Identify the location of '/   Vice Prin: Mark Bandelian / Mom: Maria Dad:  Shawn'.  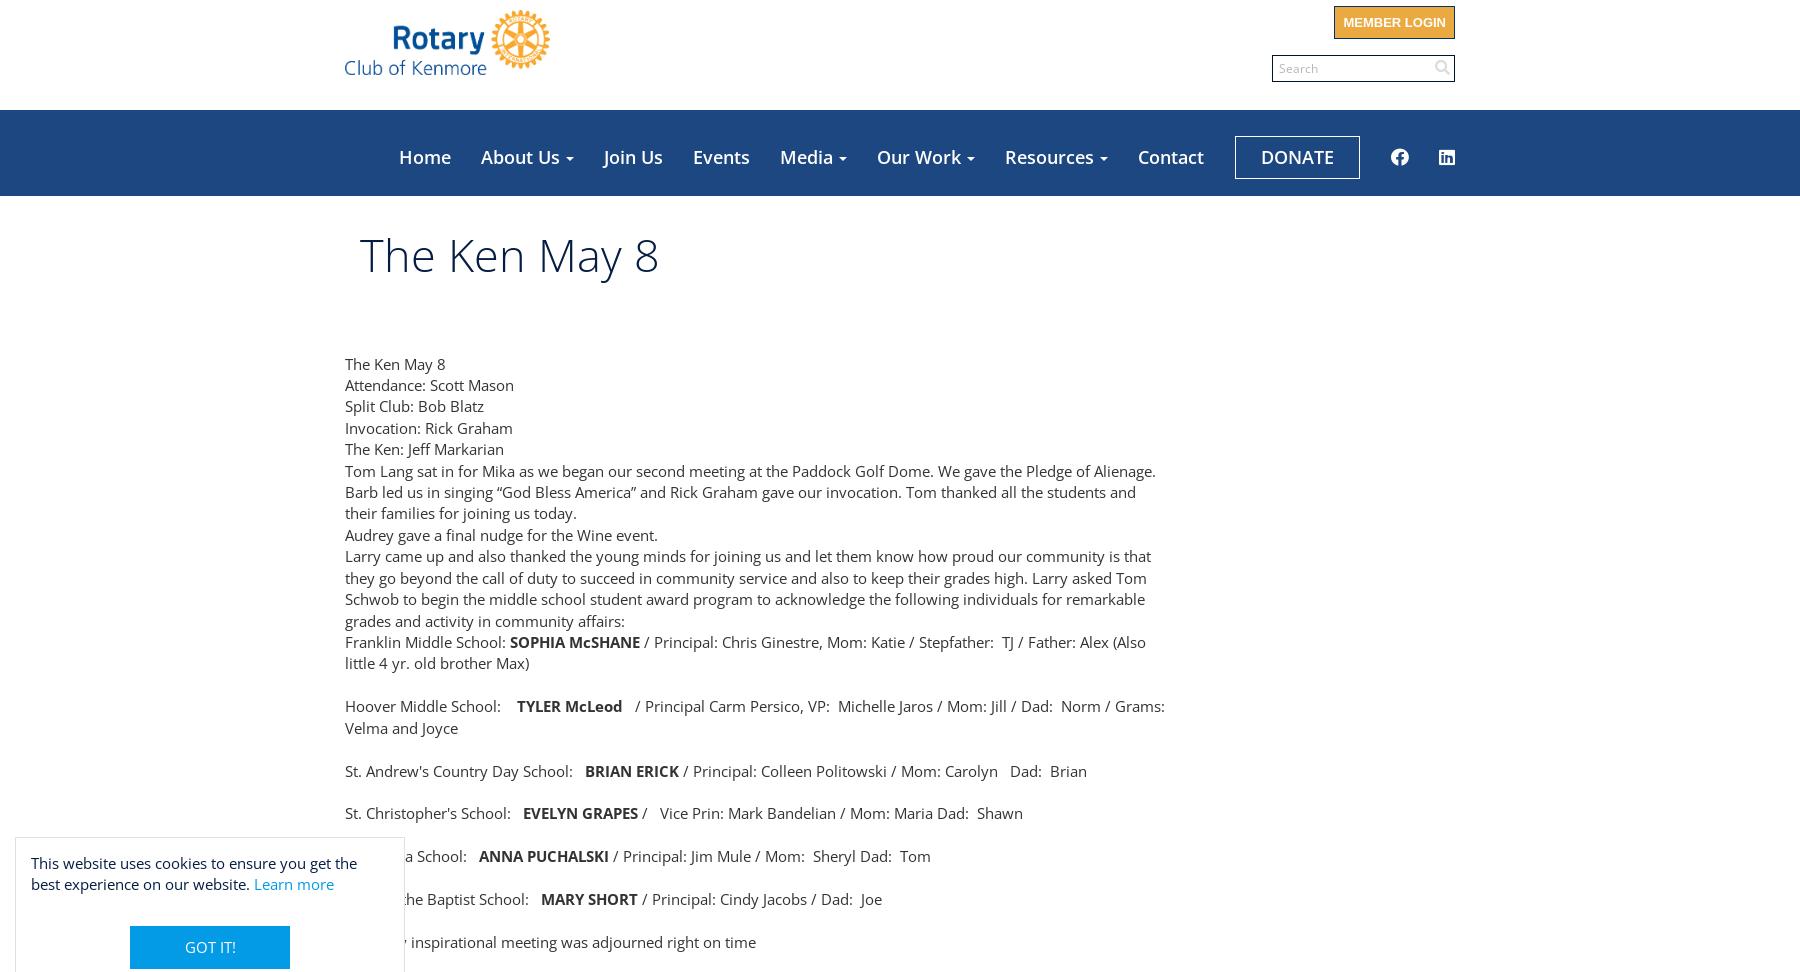
(637, 811).